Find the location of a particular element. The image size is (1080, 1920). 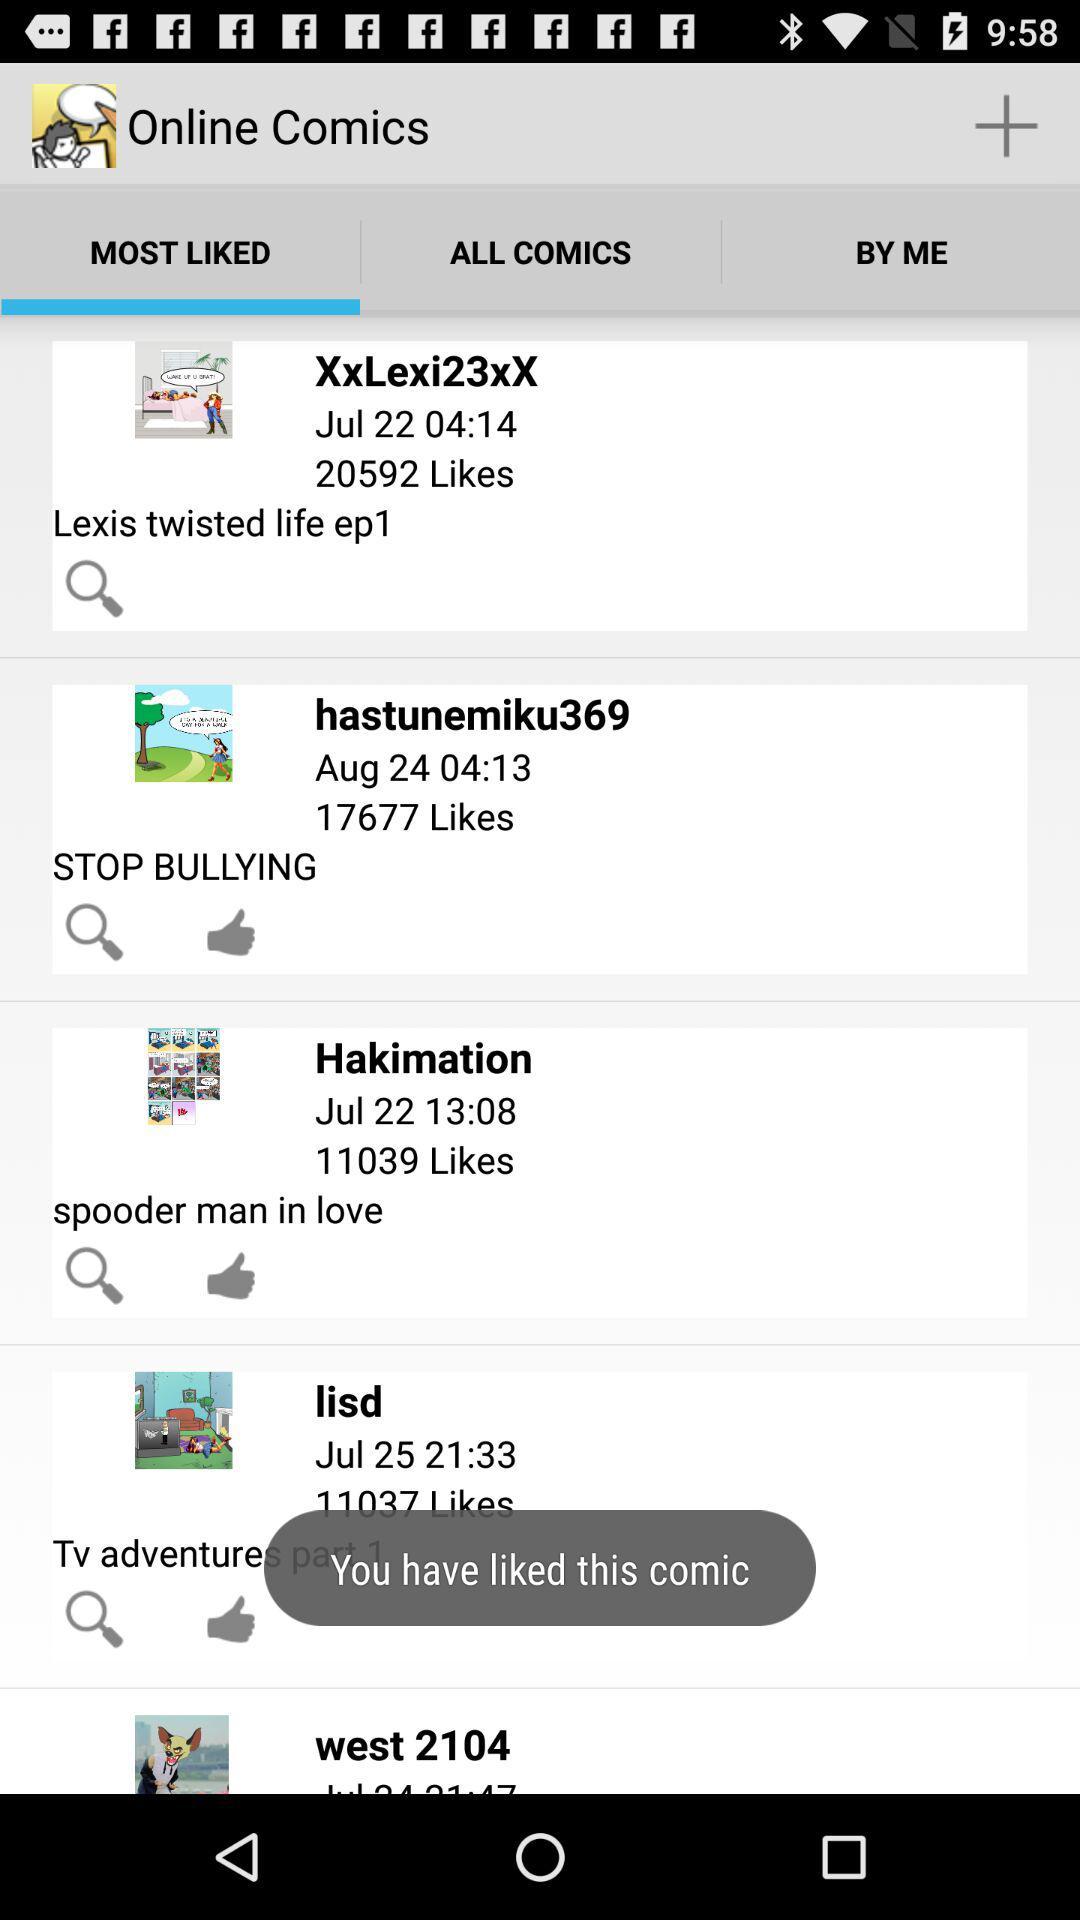

like comic is located at coordinates (230, 1619).